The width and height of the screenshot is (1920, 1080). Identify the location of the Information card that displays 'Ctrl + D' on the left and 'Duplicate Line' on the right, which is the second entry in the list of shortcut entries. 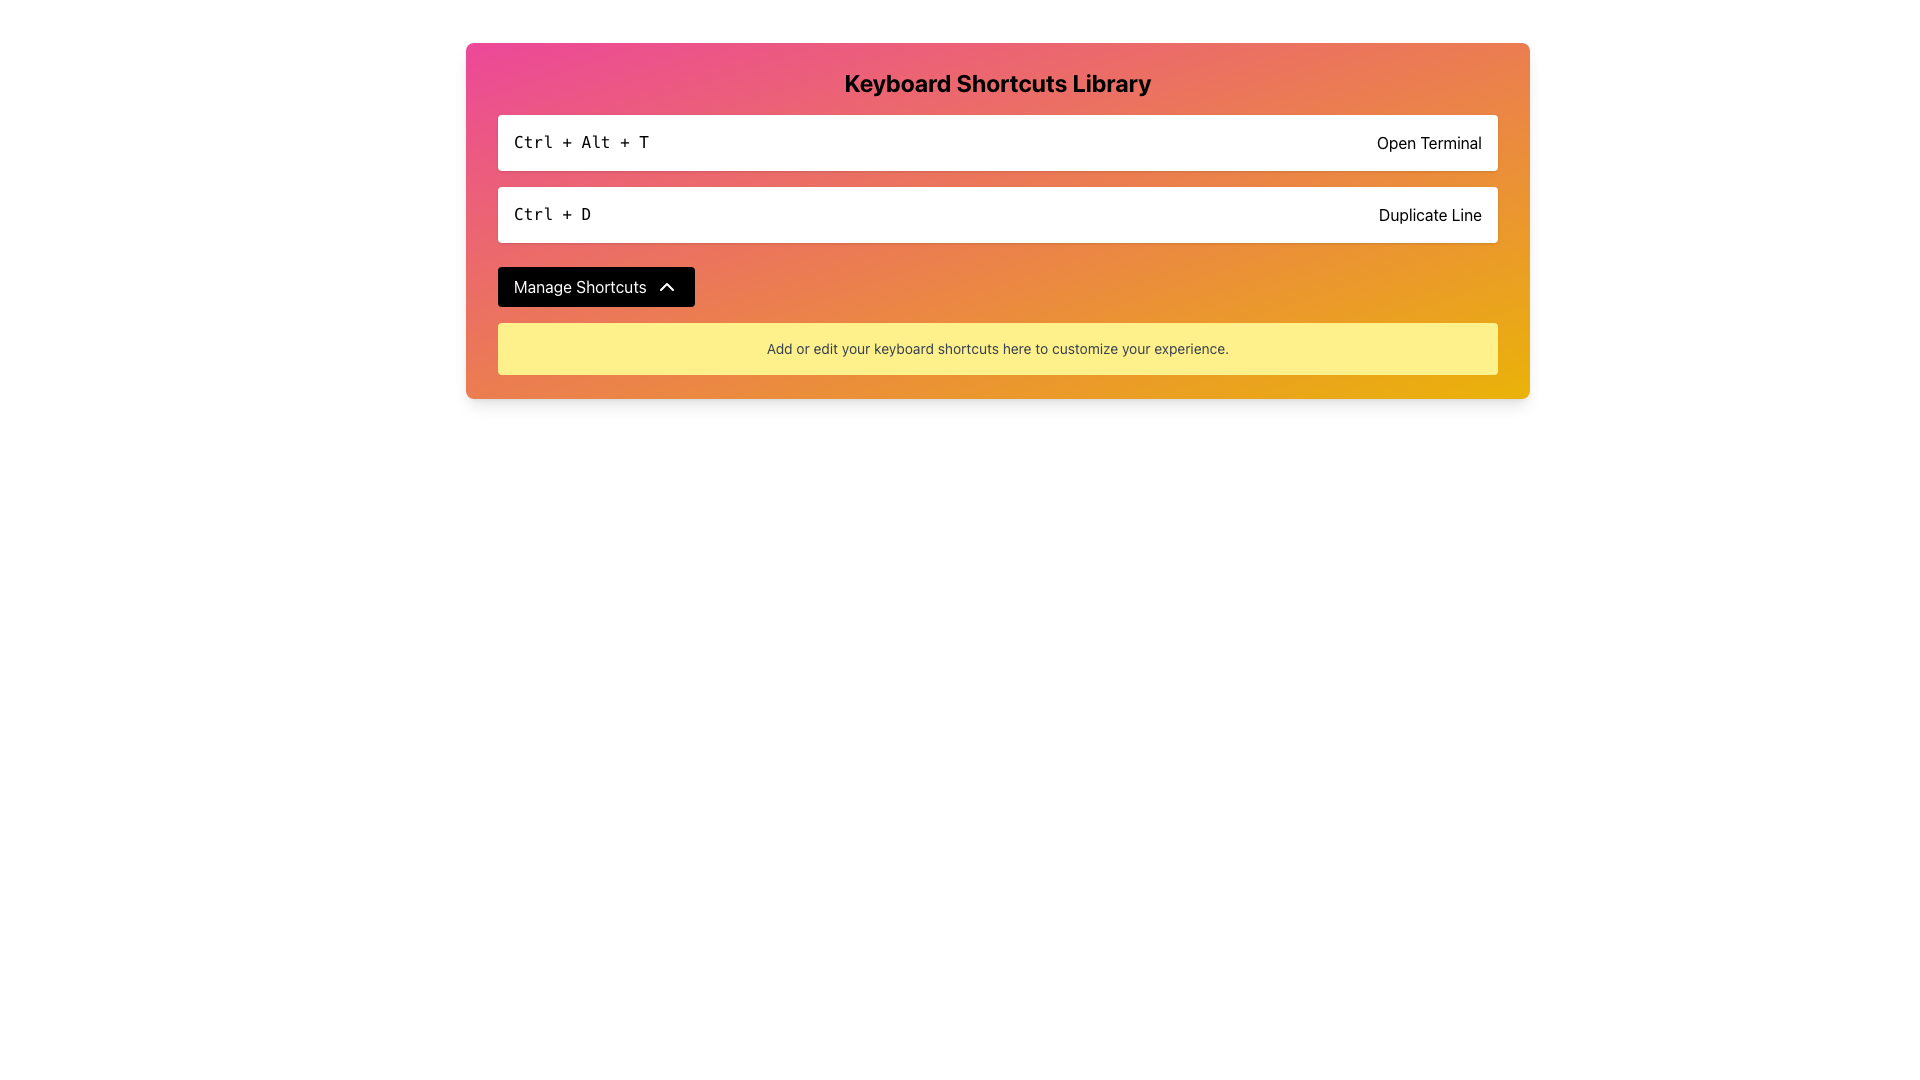
(998, 215).